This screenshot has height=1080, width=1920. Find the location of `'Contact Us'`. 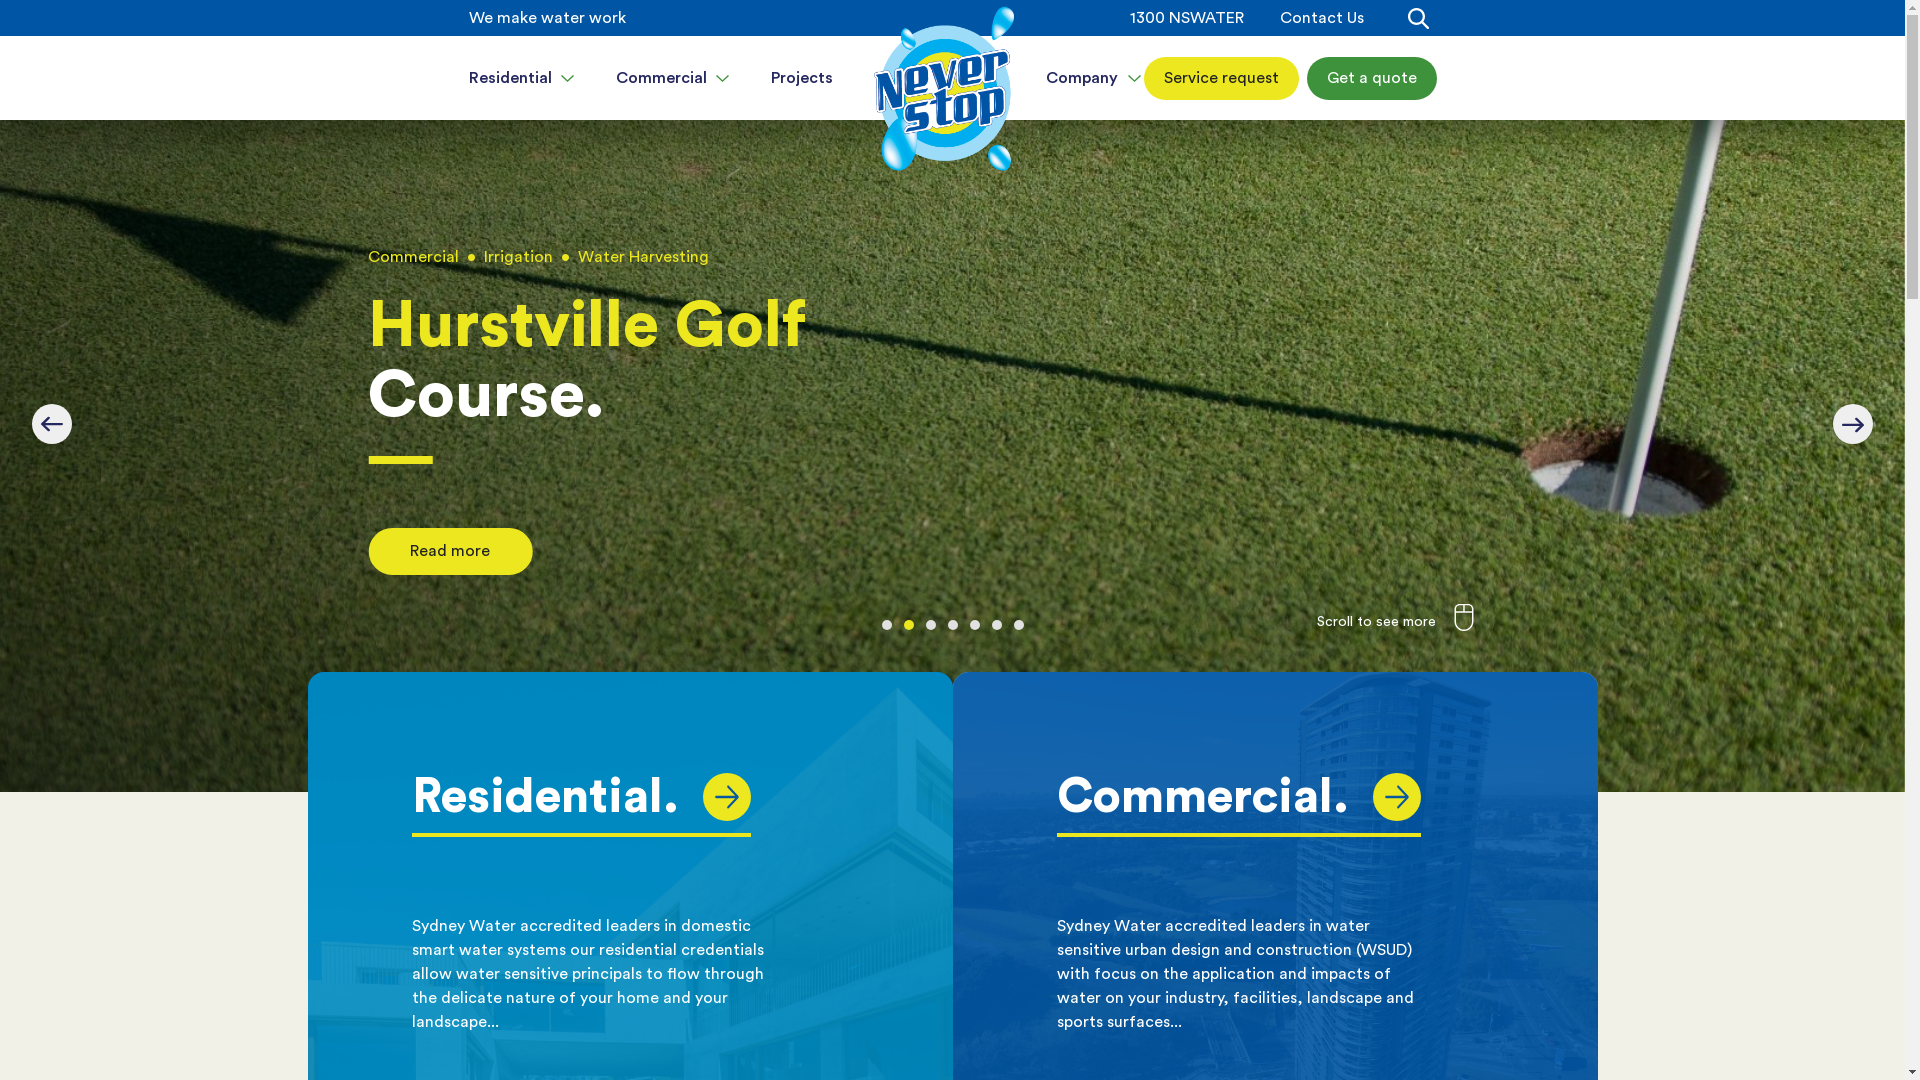

'Contact Us' is located at coordinates (1321, 18).